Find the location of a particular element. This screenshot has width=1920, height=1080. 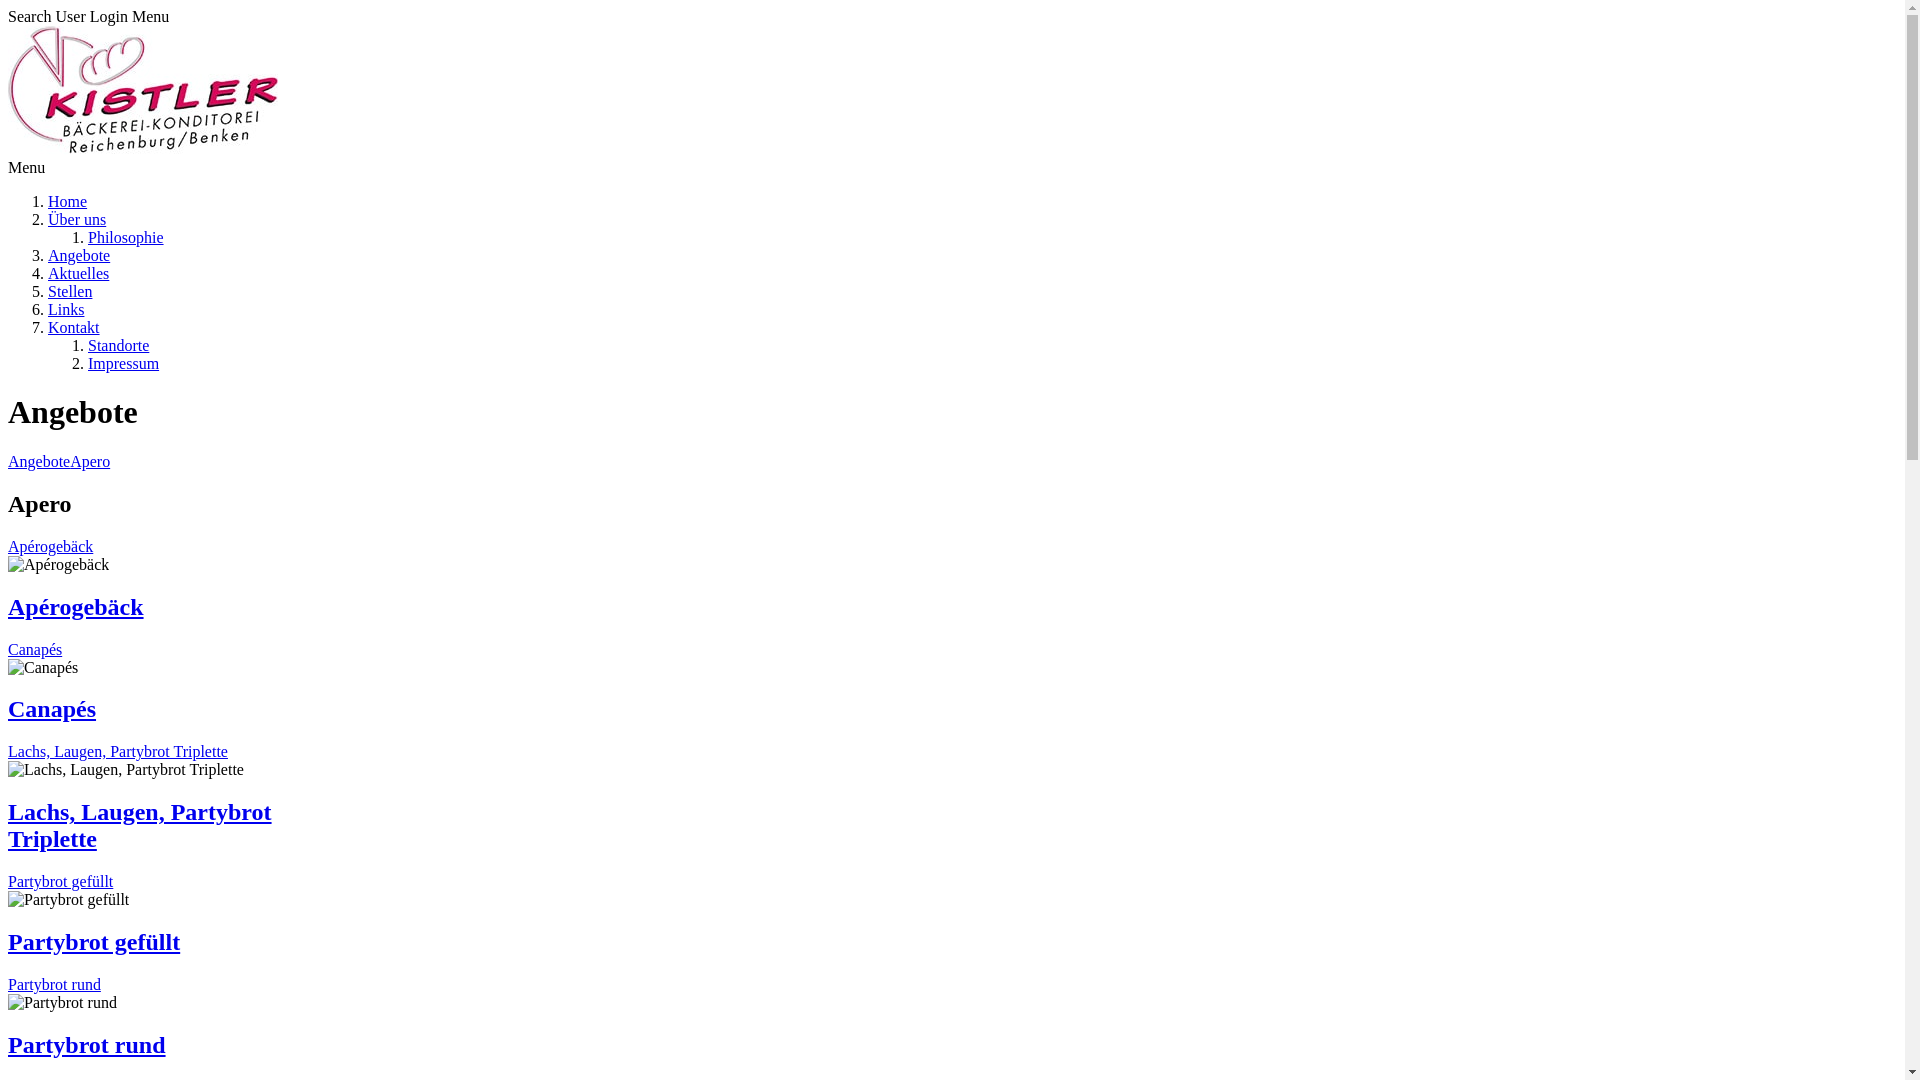

'Aktuelles' is located at coordinates (48, 273).